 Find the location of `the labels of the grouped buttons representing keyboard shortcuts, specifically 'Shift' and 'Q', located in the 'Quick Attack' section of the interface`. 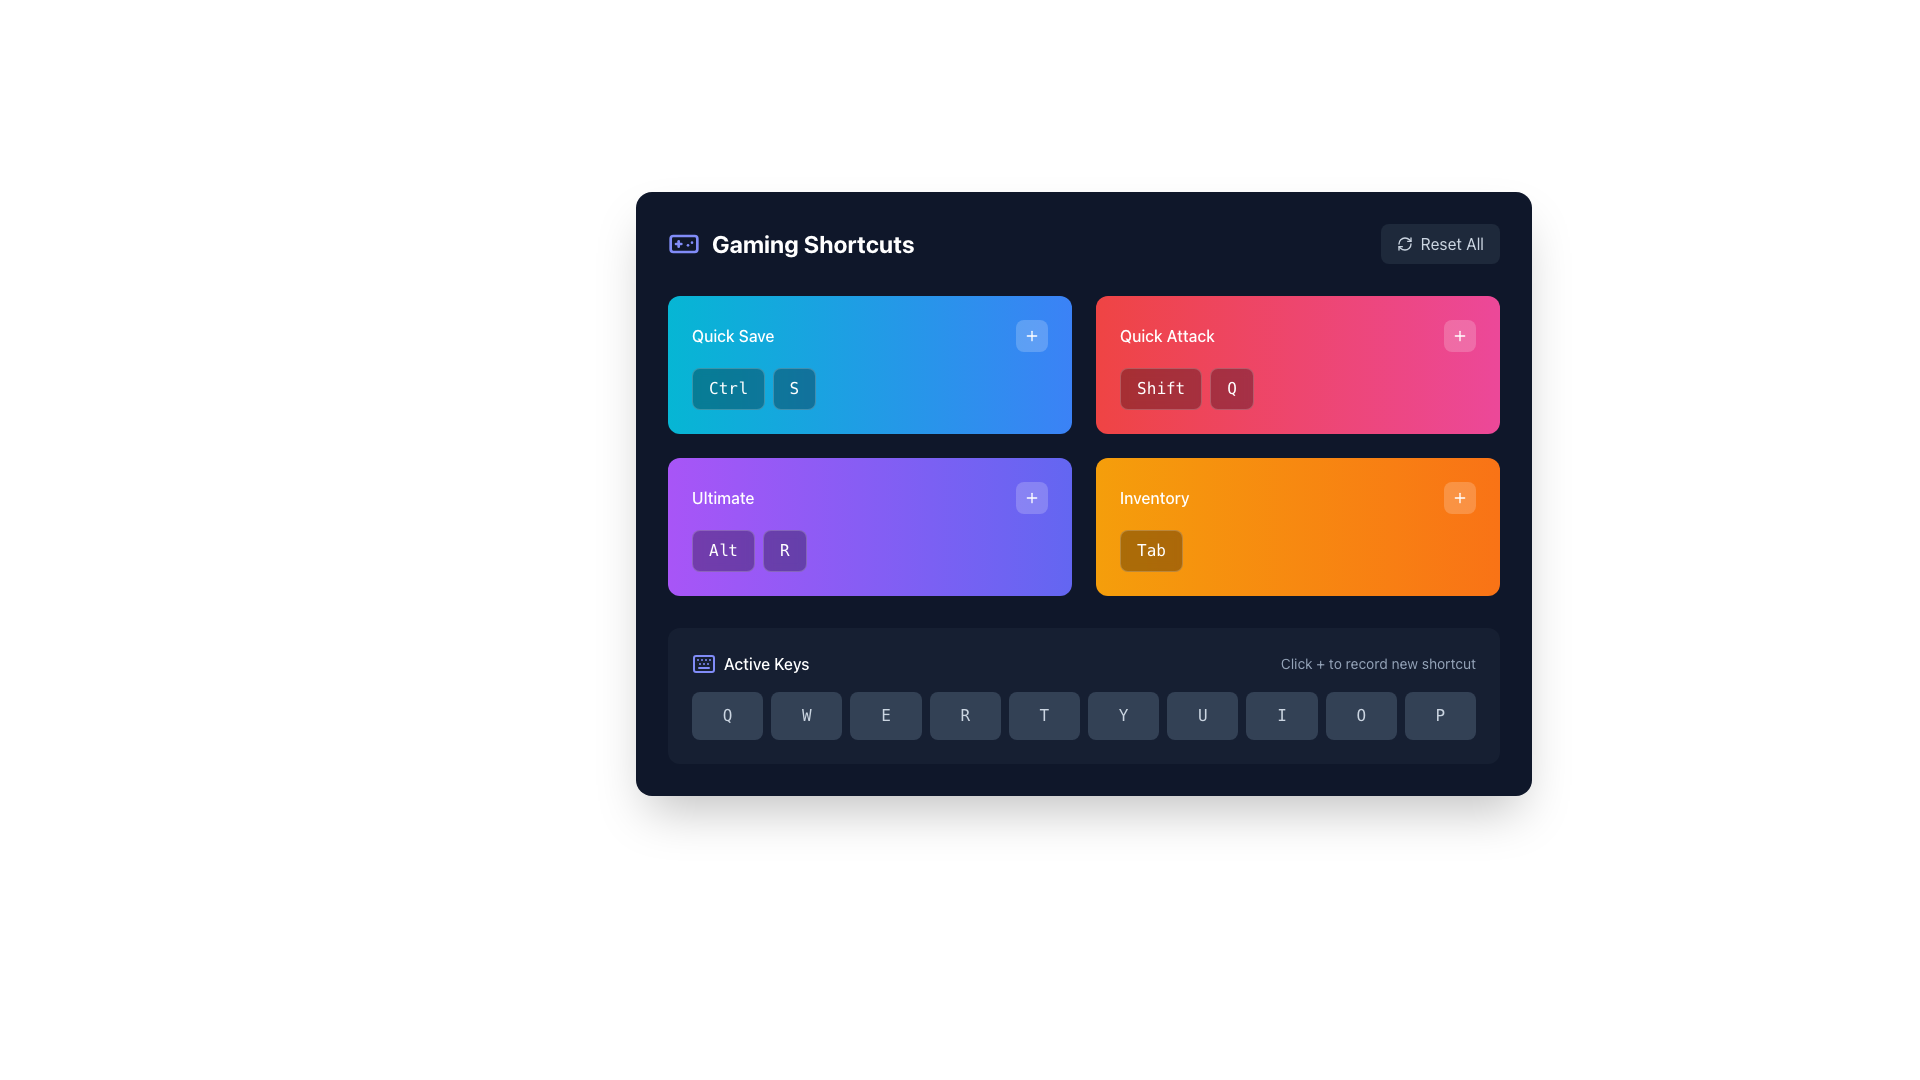

the labels of the grouped buttons representing keyboard shortcuts, specifically 'Shift' and 'Q', located in the 'Quick Attack' section of the interface is located at coordinates (1297, 389).